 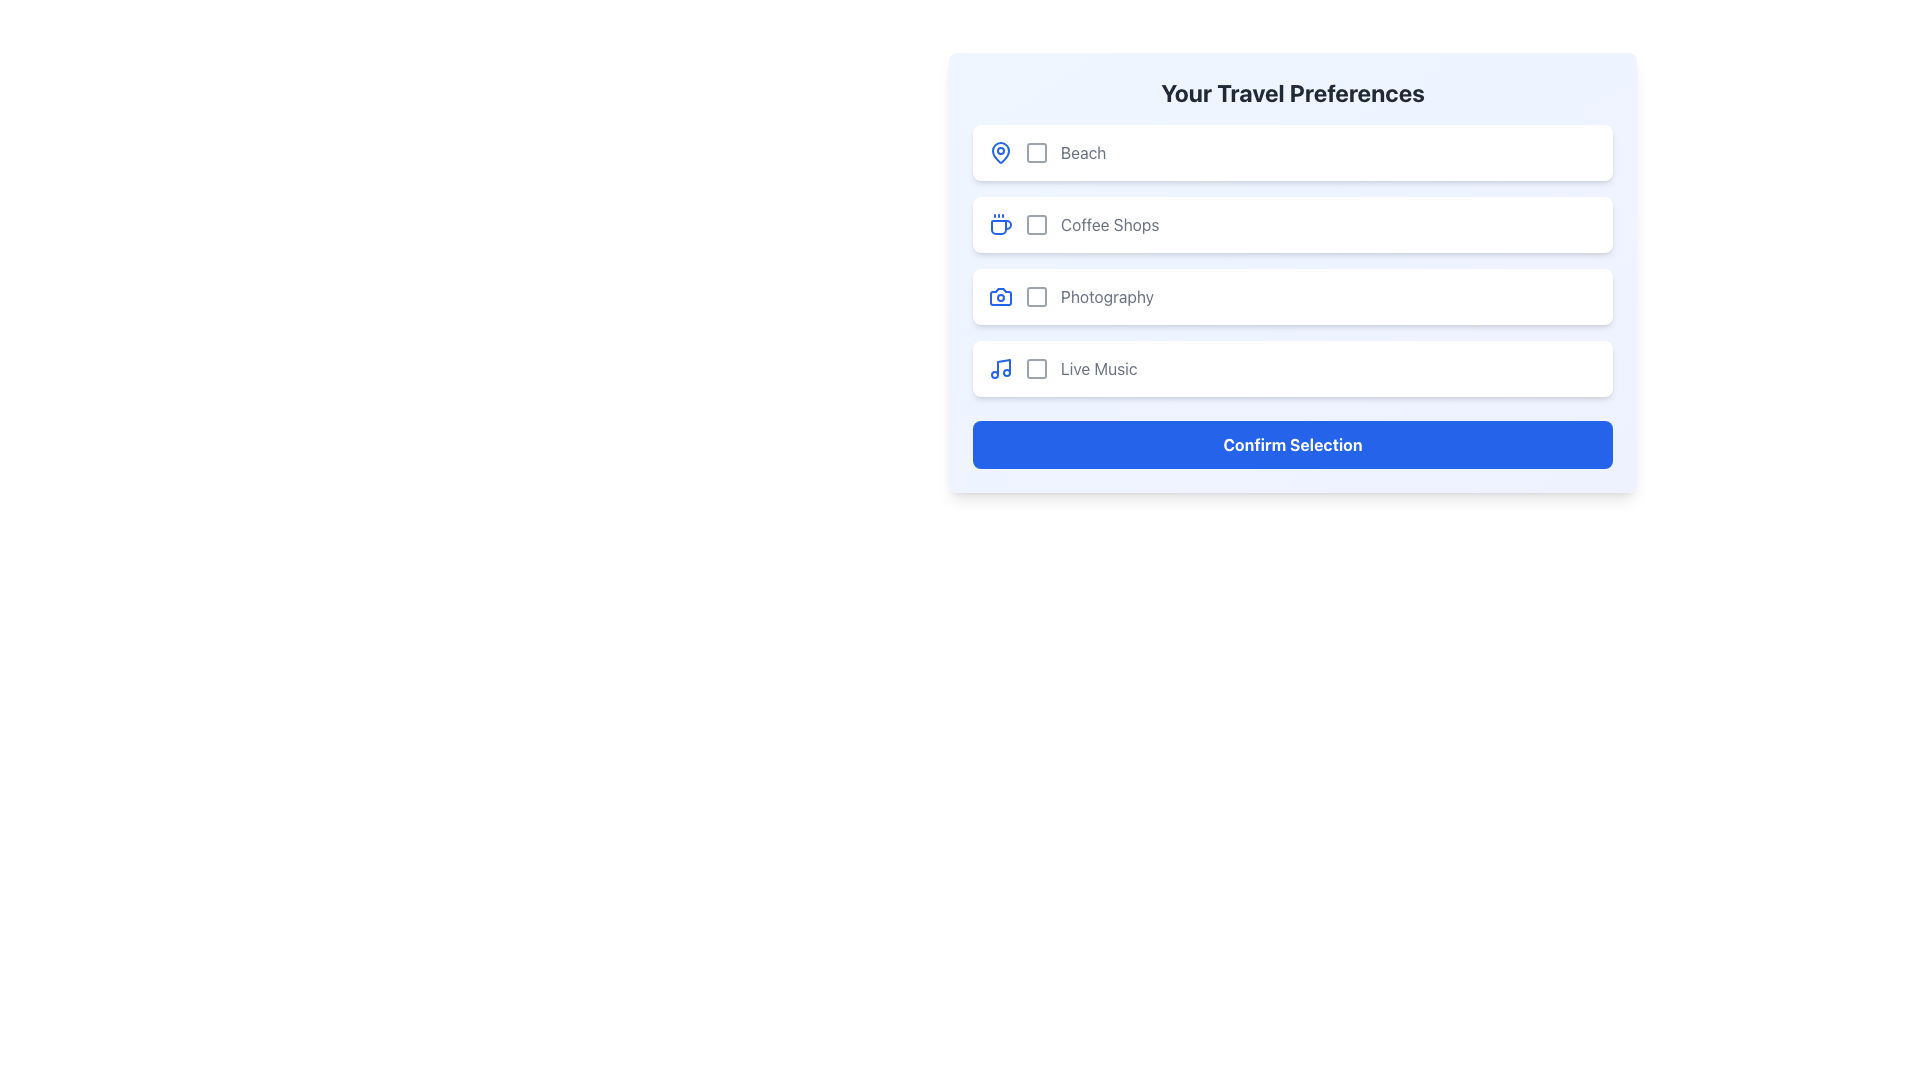 What do you see at coordinates (1036, 152) in the screenshot?
I see `the gray square icon located to the left of the text 'Beach' in the selectable preference option block` at bounding box center [1036, 152].